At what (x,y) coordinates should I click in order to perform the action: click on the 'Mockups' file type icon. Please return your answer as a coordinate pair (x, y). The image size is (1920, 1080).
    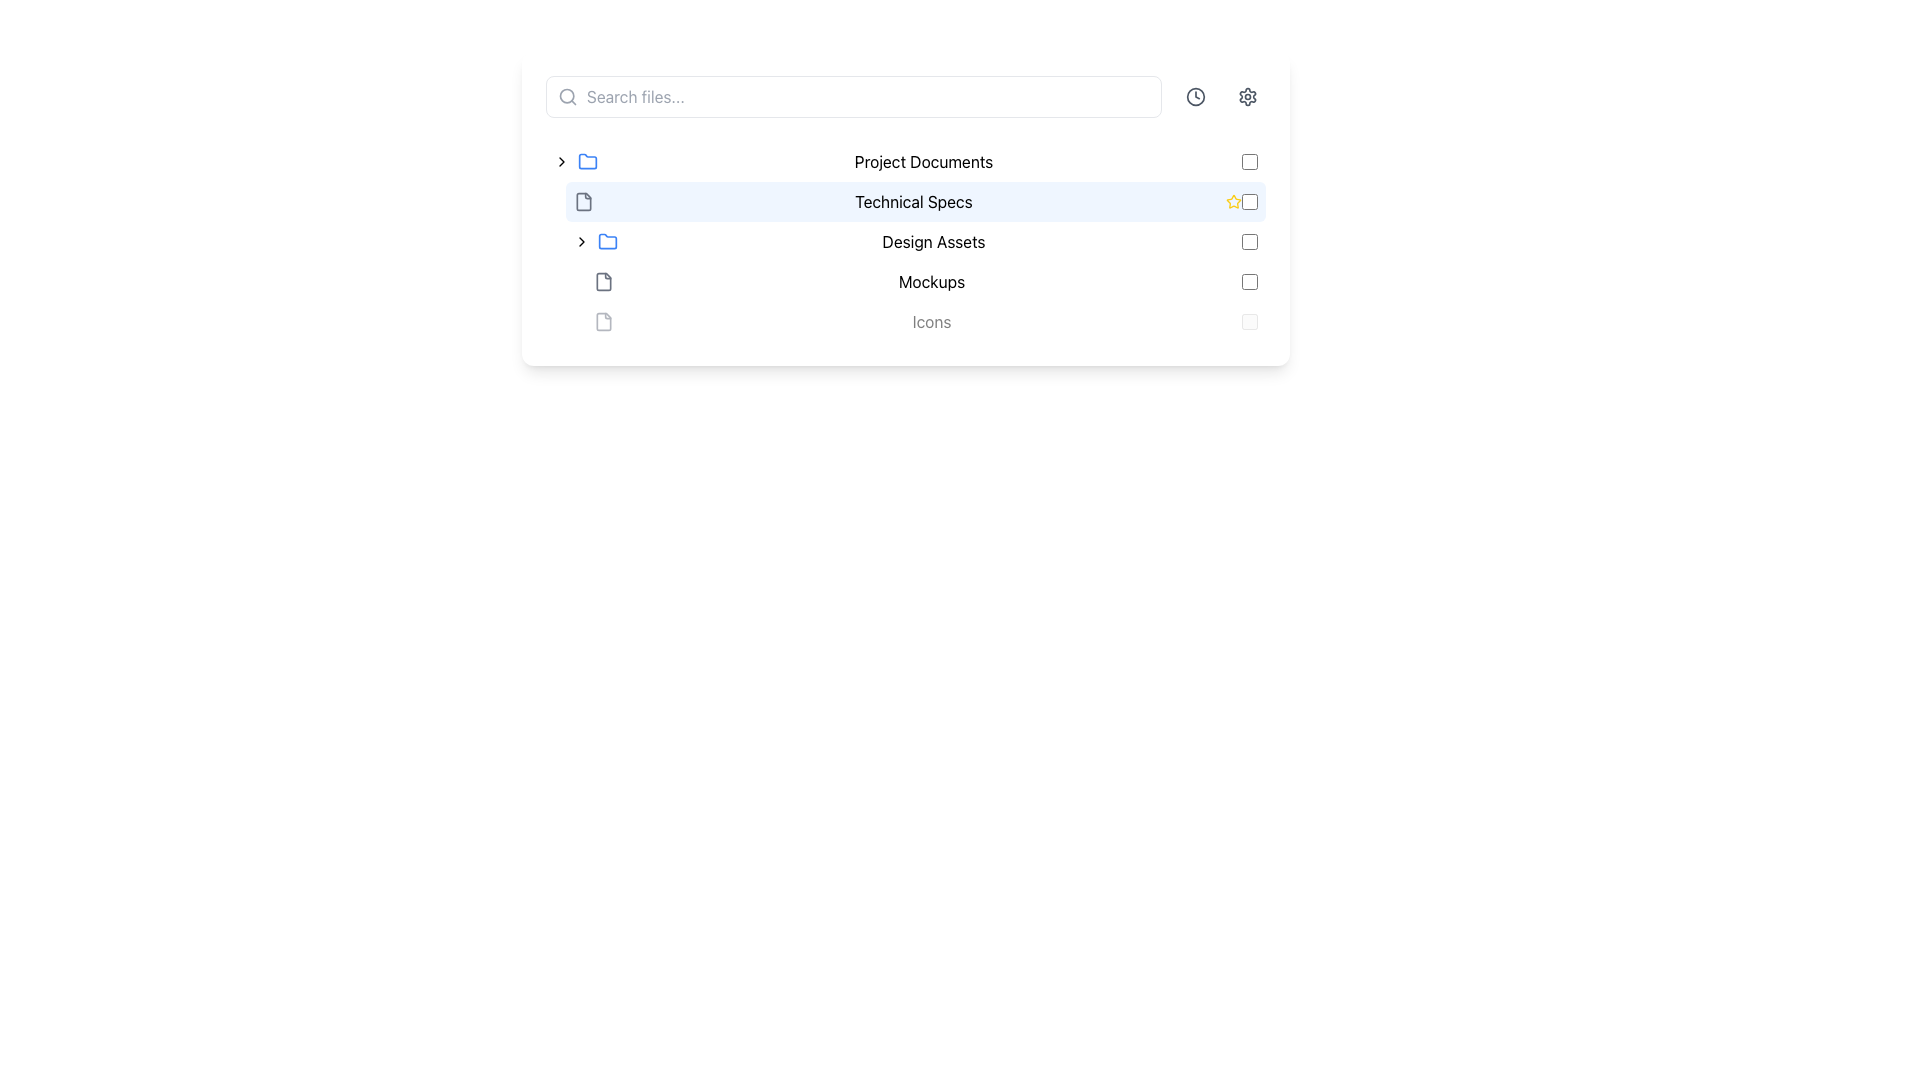
    Looking at the image, I should click on (603, 281).